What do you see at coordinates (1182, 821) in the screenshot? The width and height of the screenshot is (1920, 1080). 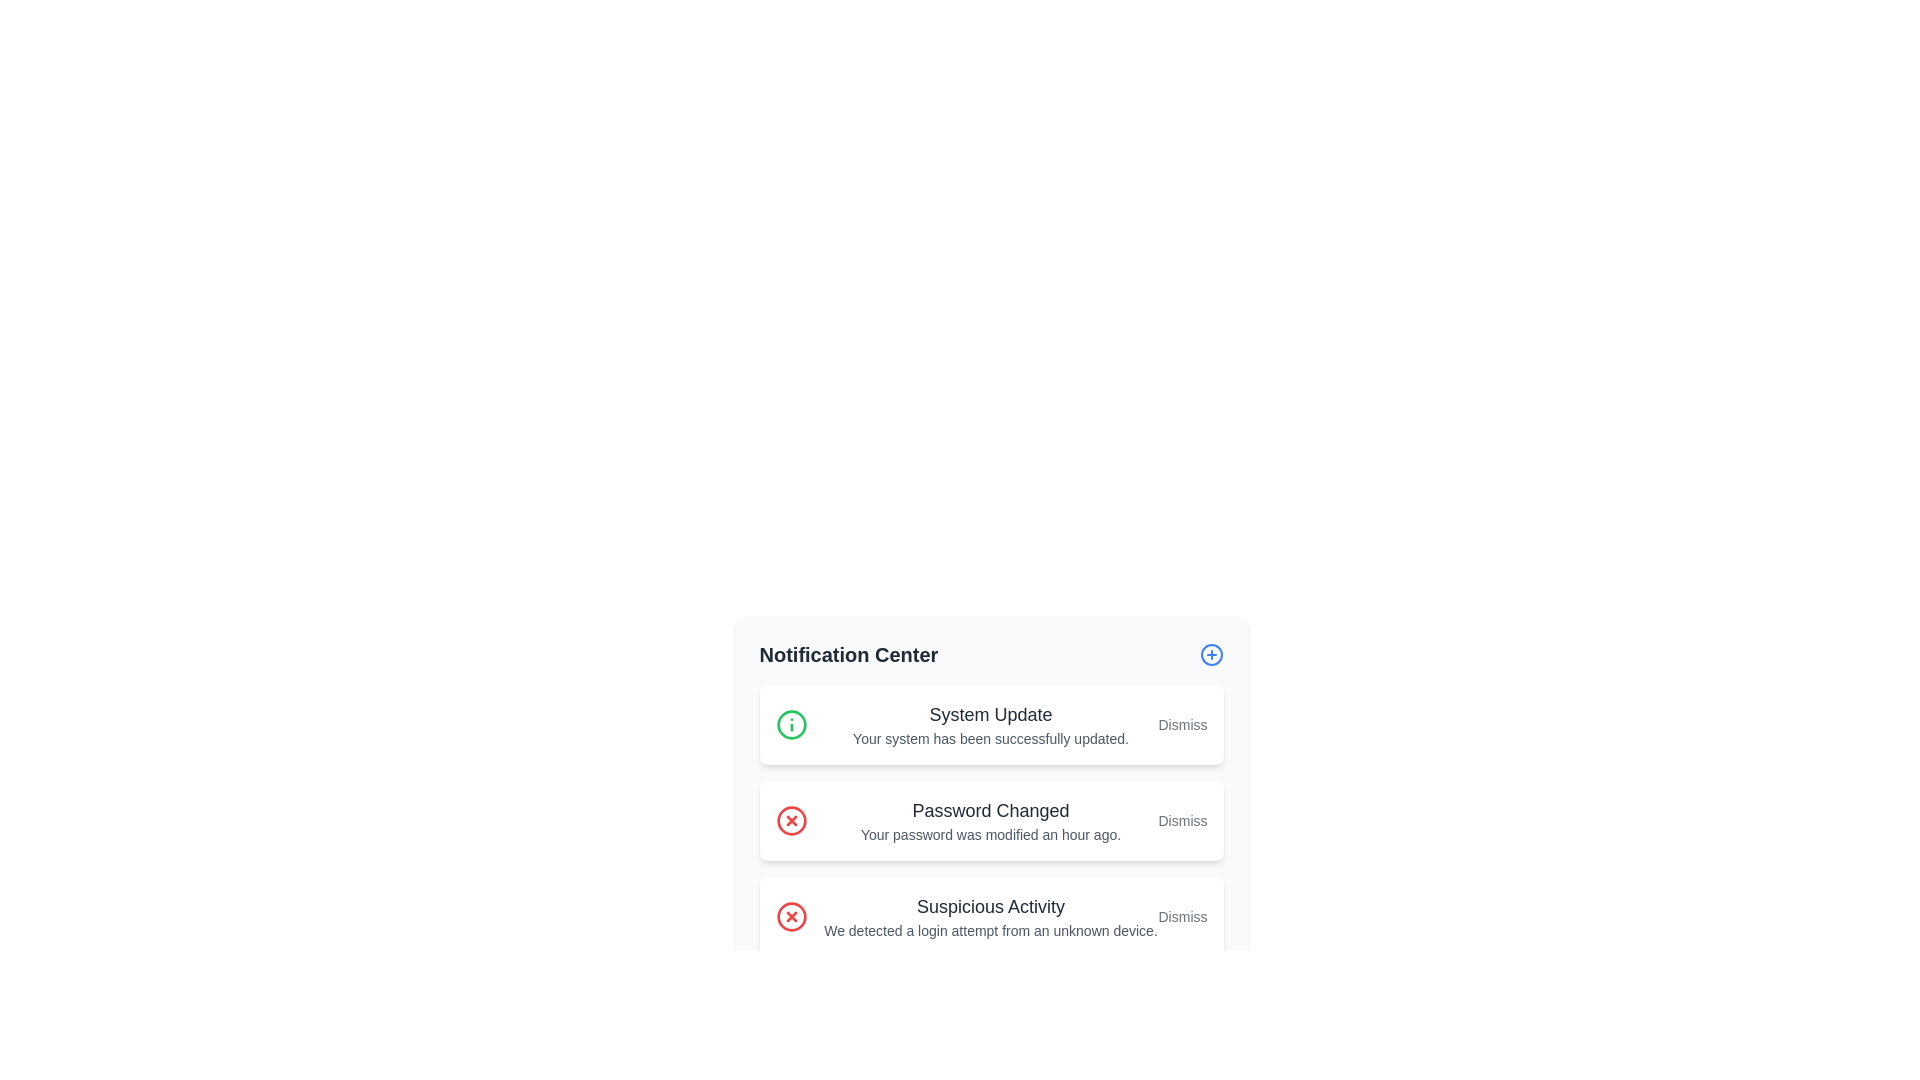 I see `the text-based interactive button that dismisses the notification titled 'Password Changed' to underline the text` at bounding box center [1182, 821].